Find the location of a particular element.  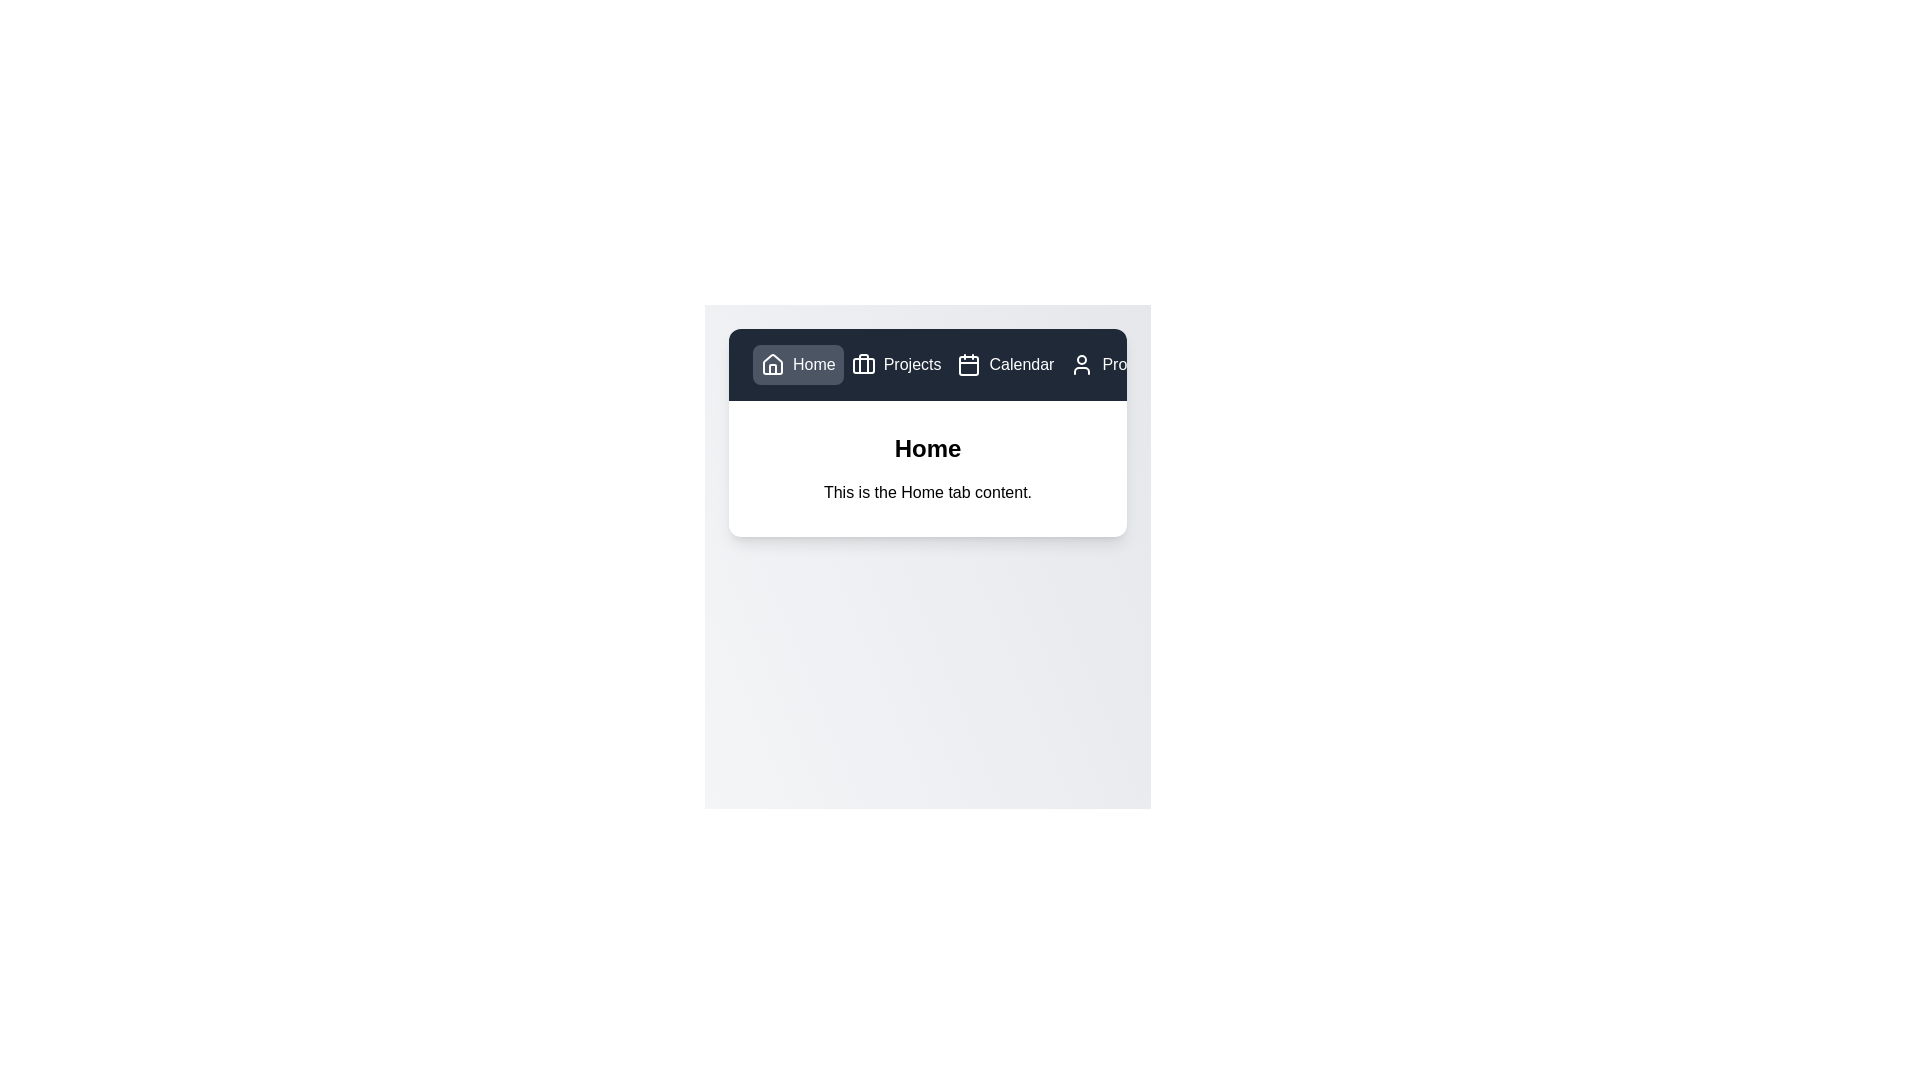

the Calendar tab by clicking on its button is located at coordinates (1004, 365).